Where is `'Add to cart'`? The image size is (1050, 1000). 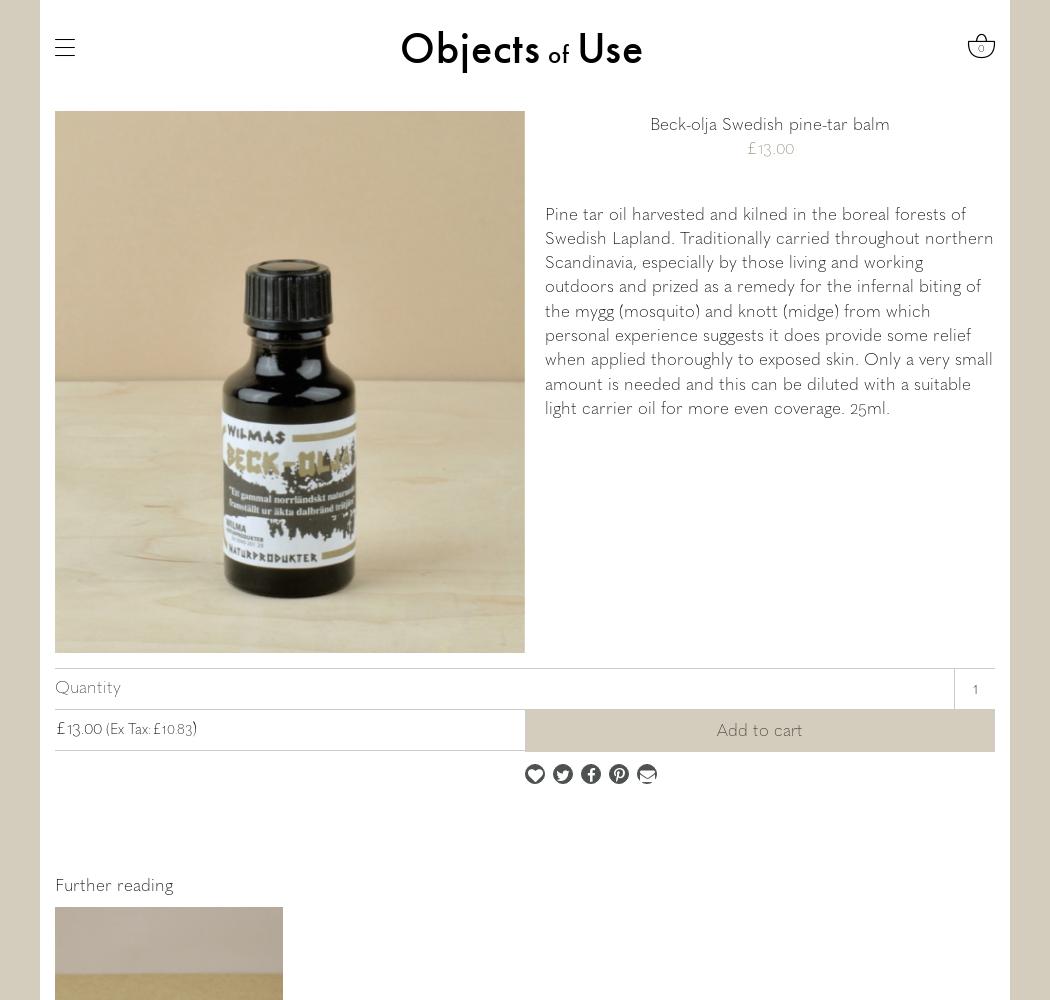
'Add to cart' is located at coordinates (716, 727).